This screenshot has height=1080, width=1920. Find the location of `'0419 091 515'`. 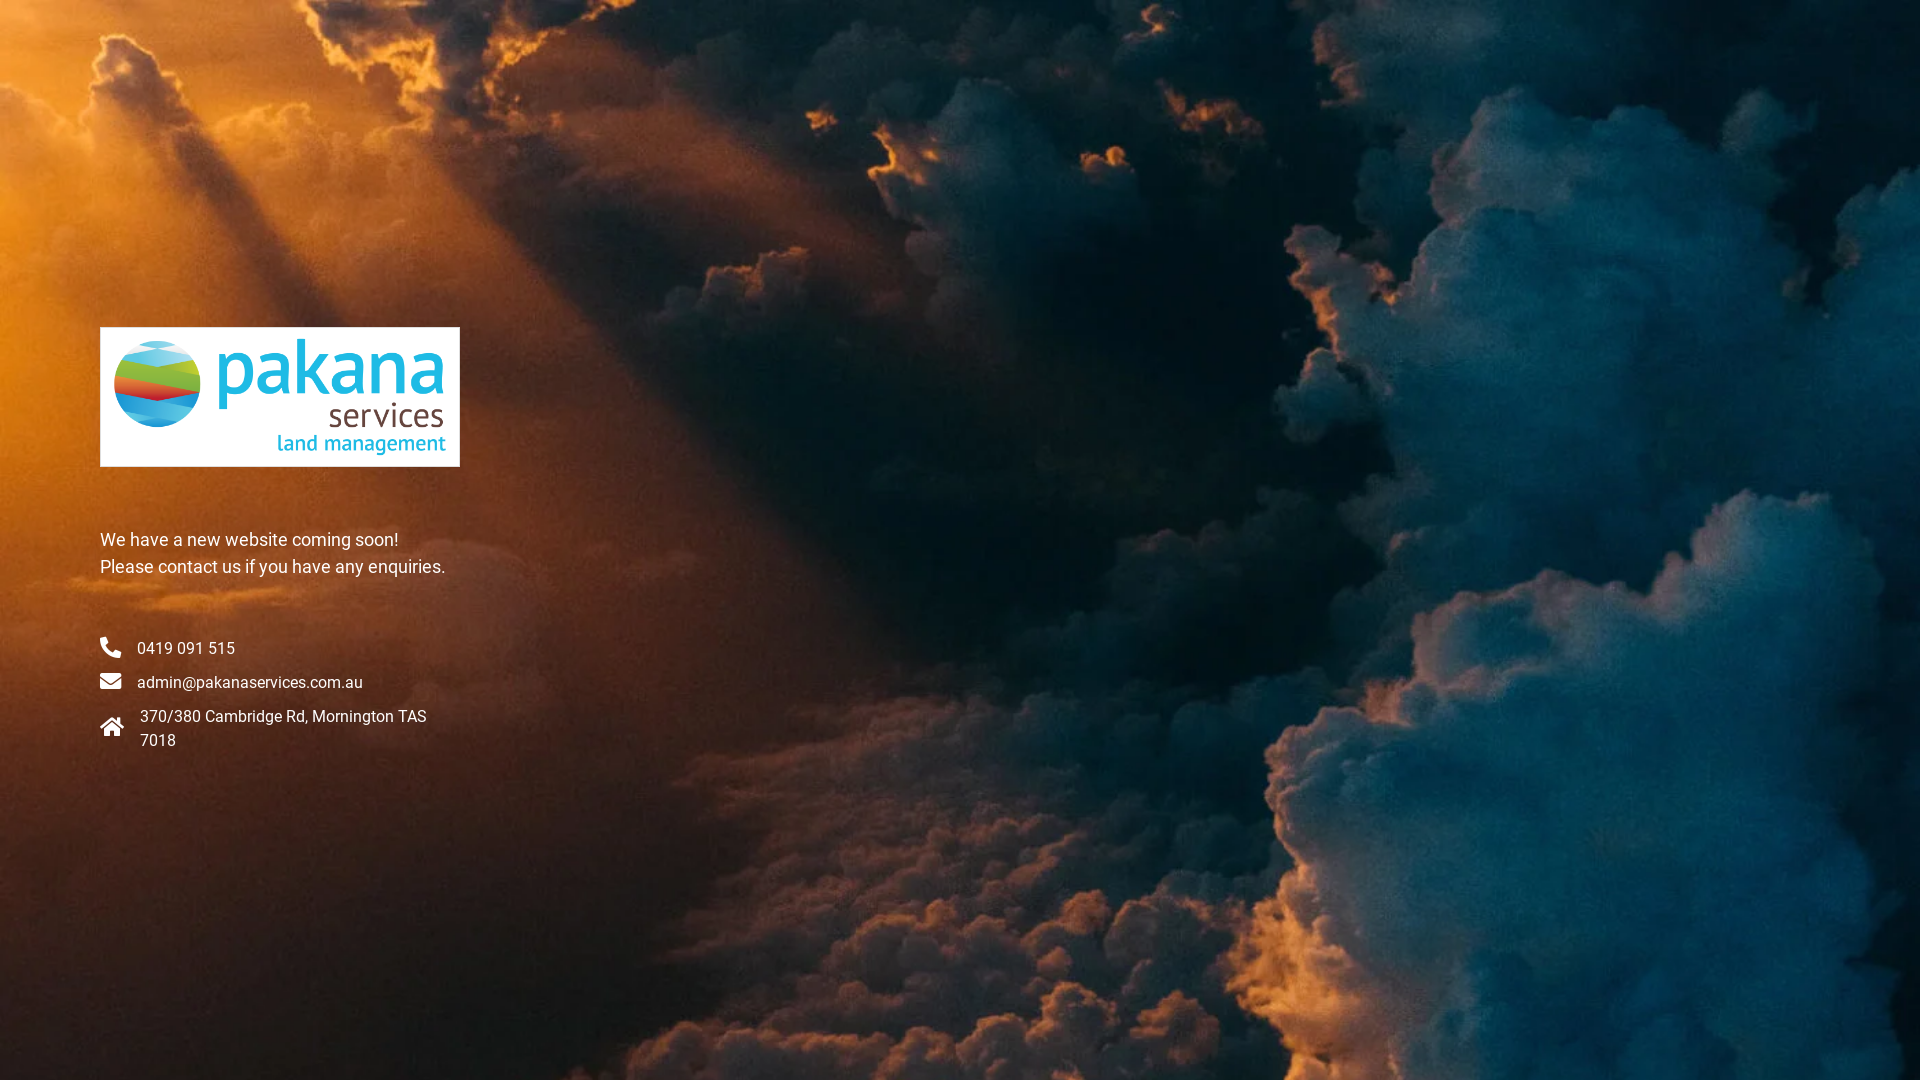

'0419 091 515' is located at coordinates (186, 648).